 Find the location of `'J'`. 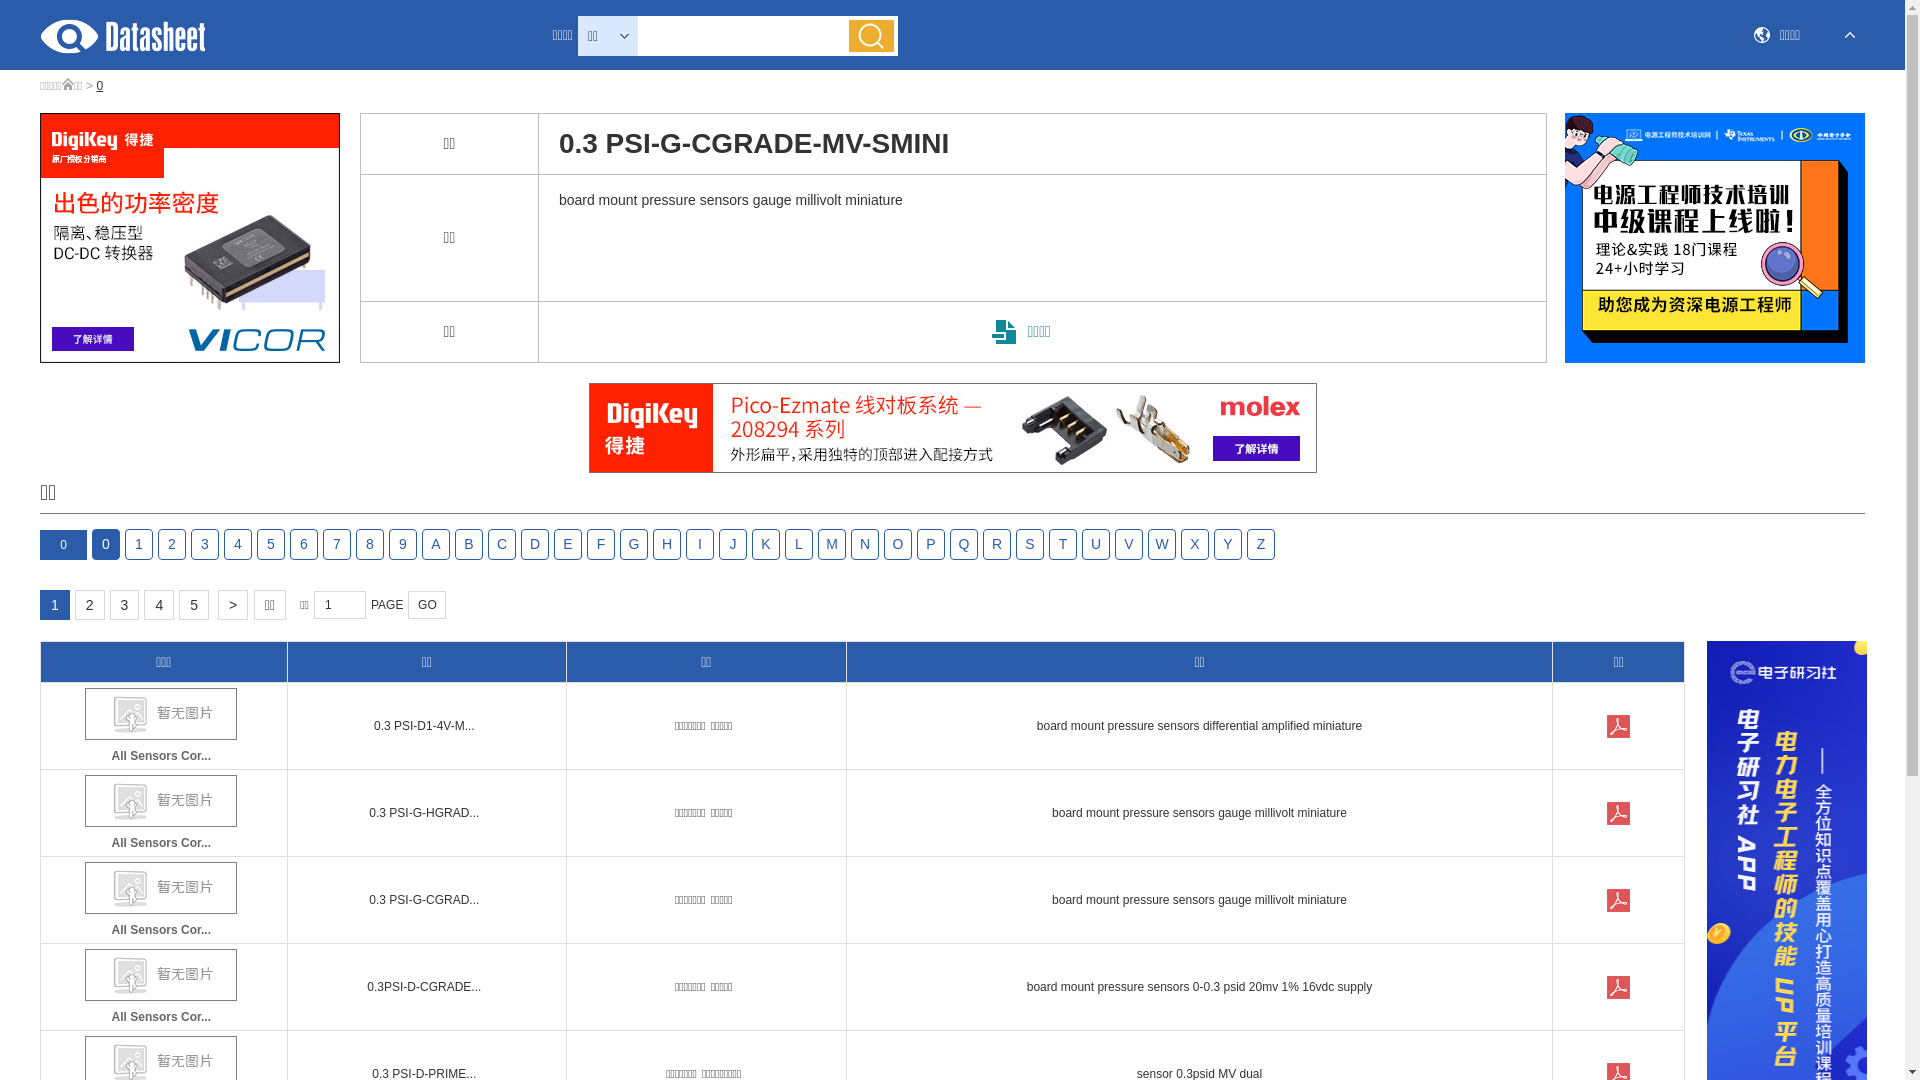

'J' is located at coordinates (732, 544).